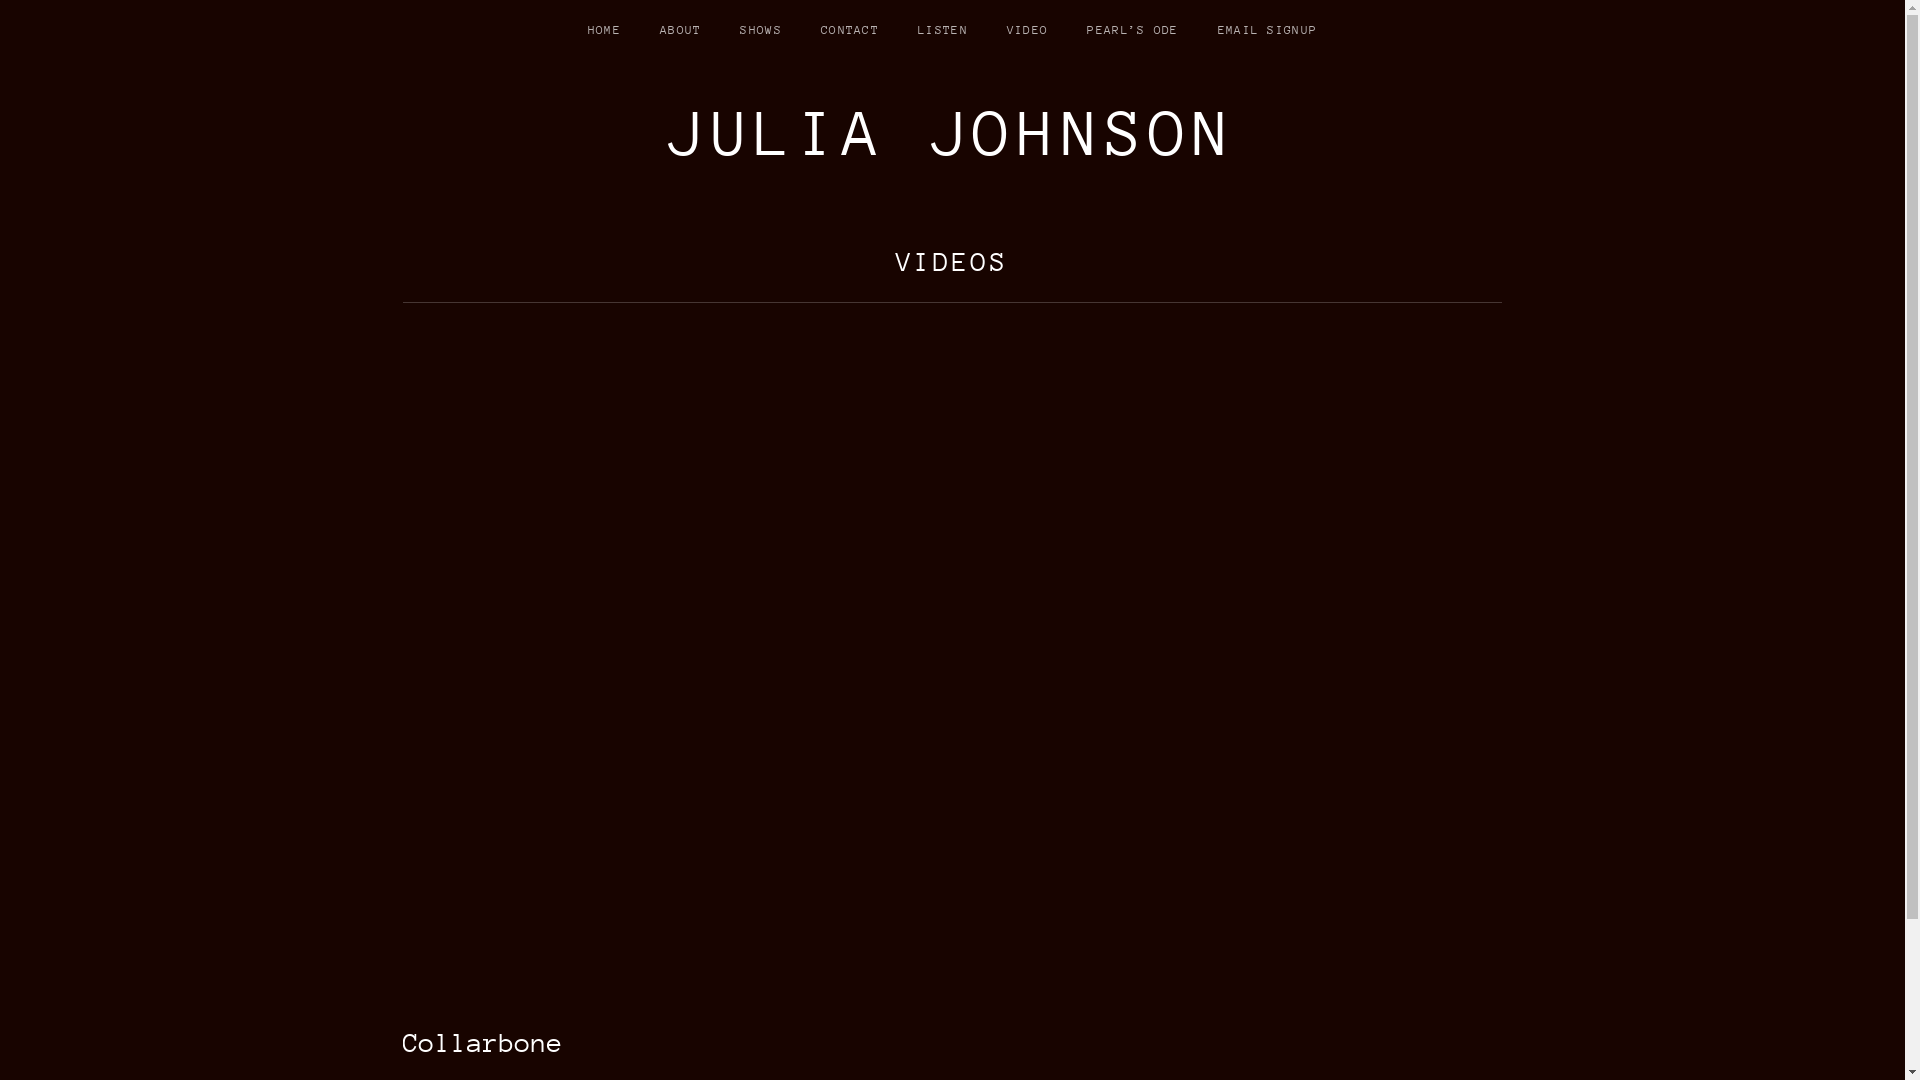  Describe the element at coordinates (941, 30) in the screenshot. I see `'LISTEN'` at that location.